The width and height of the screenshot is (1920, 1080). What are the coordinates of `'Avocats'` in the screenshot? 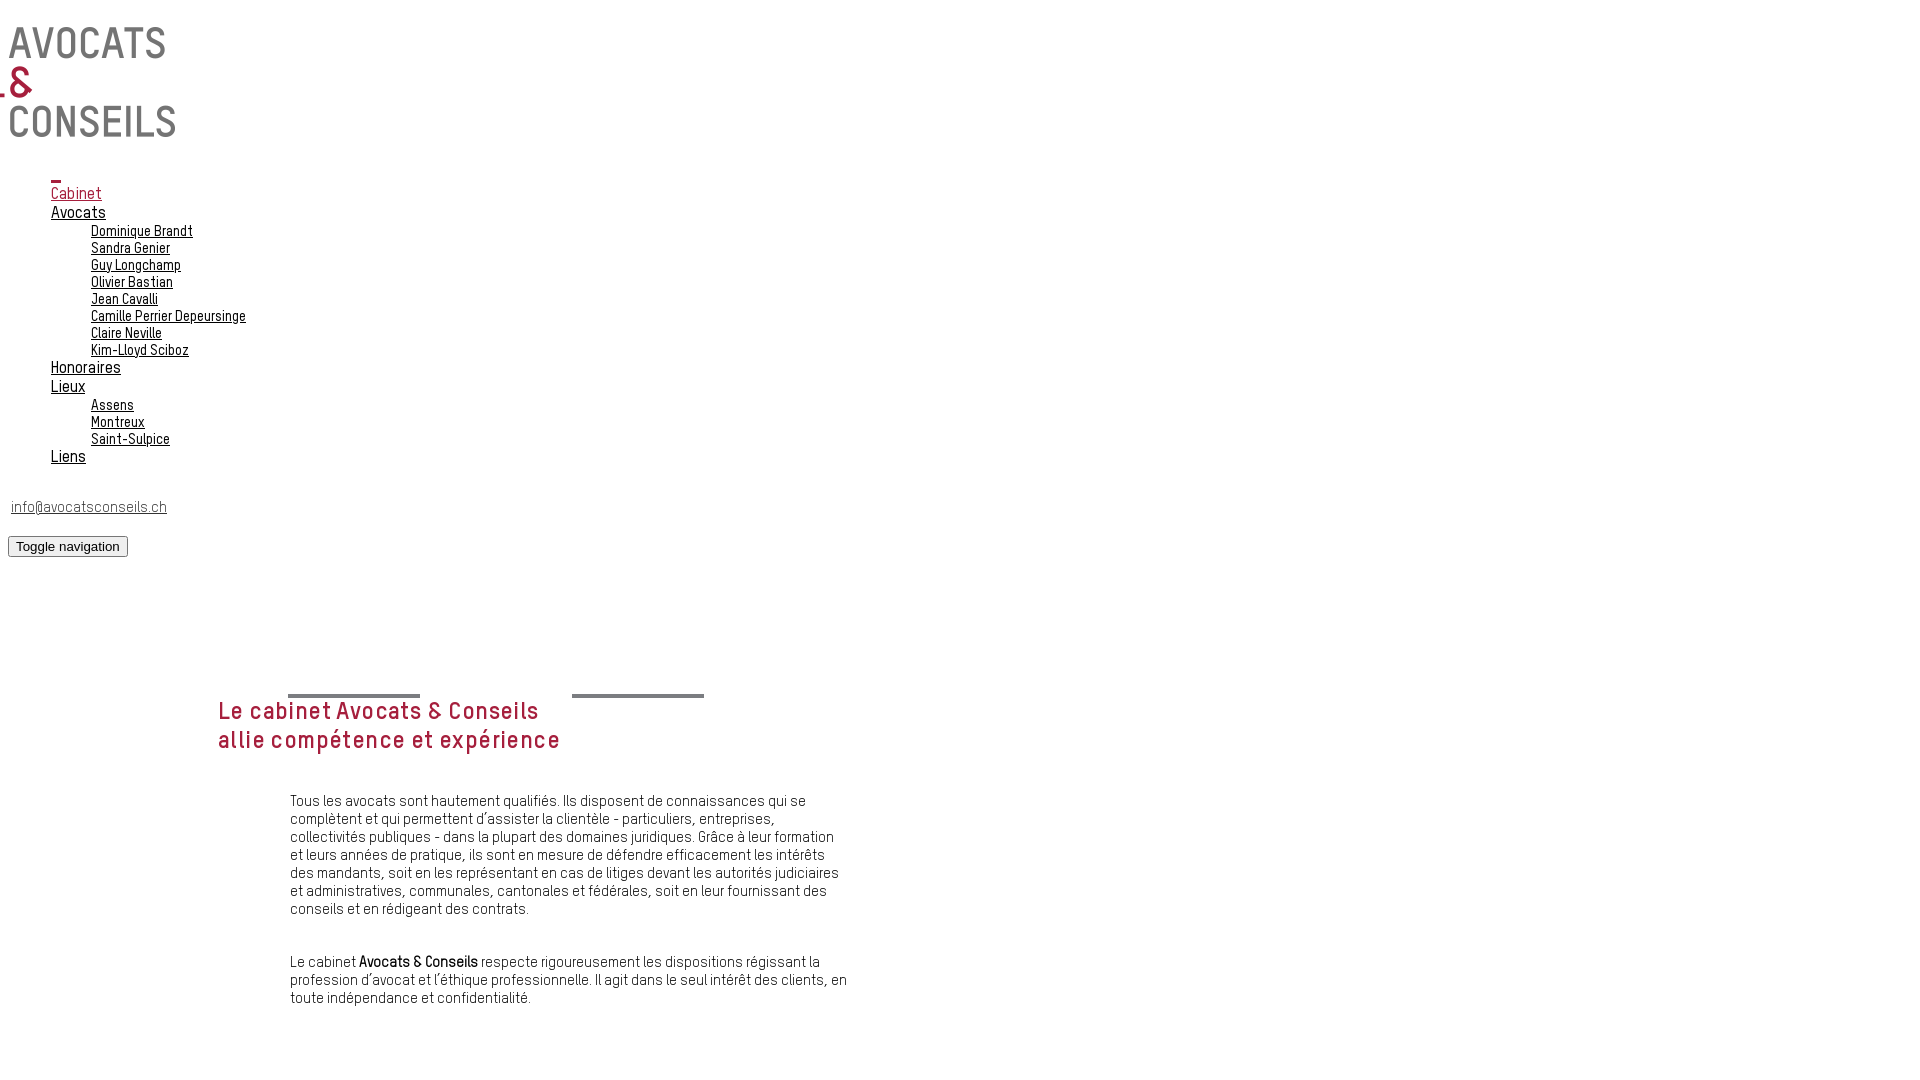 It's located at (48, 213).